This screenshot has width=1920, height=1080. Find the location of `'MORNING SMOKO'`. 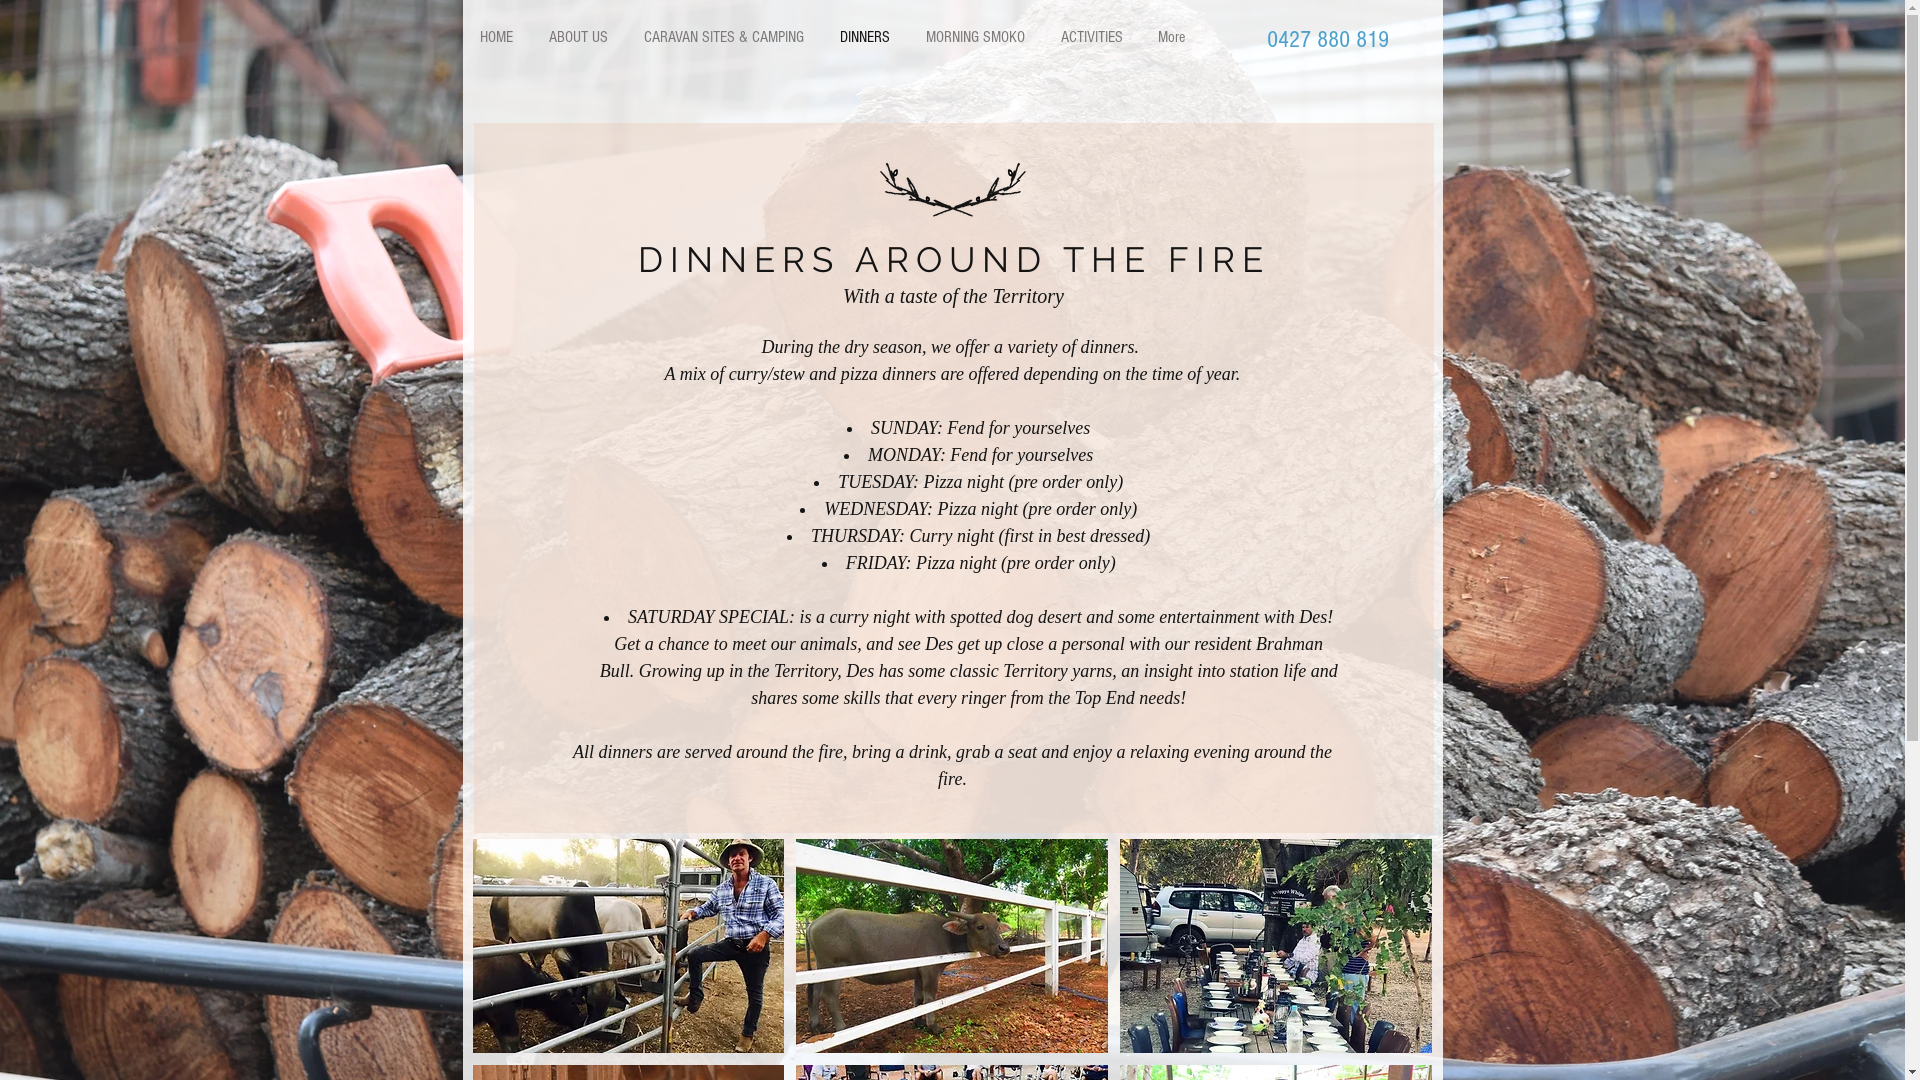

'MORNING SMOKO' is located at coordinates (975, 37).